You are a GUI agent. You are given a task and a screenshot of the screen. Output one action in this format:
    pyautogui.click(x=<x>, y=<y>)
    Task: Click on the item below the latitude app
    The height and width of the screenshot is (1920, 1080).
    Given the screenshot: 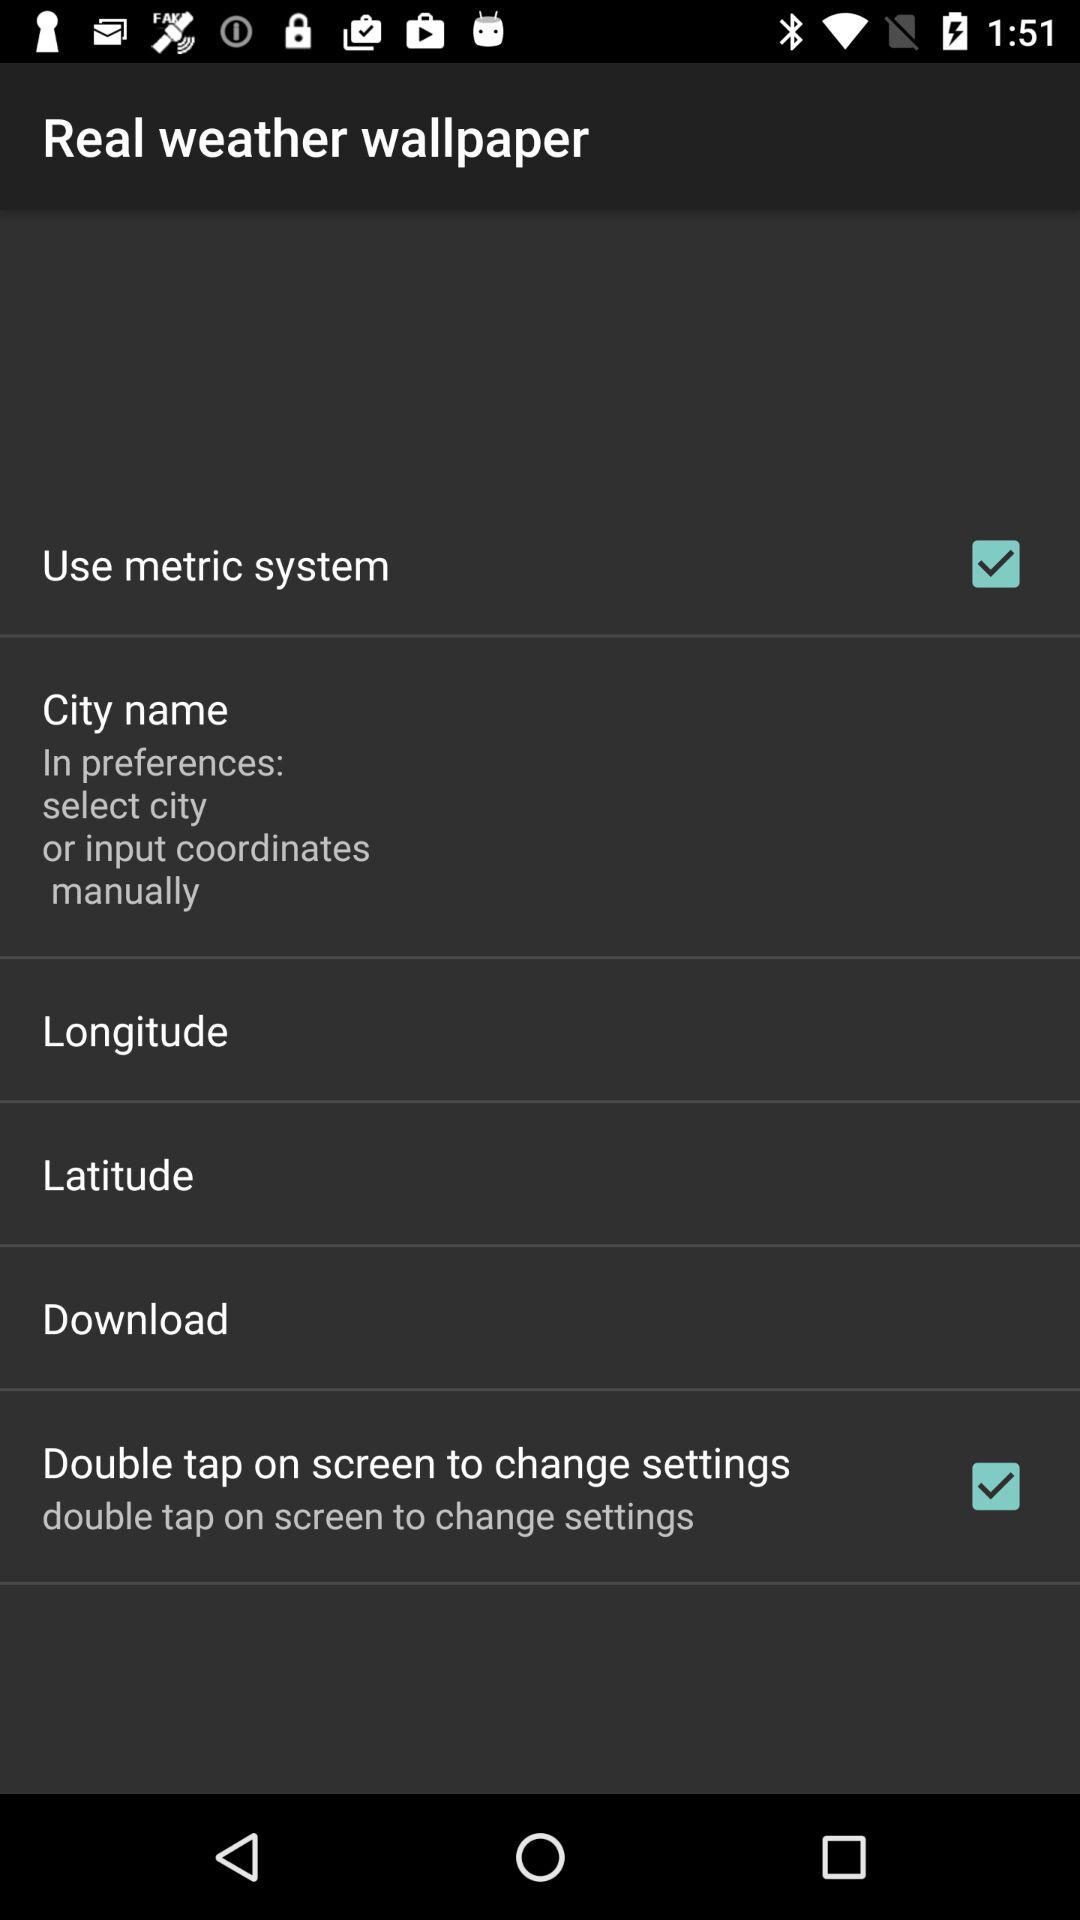 What is the action you would take?
    pyautogui.click(x=135, y=1317)
    